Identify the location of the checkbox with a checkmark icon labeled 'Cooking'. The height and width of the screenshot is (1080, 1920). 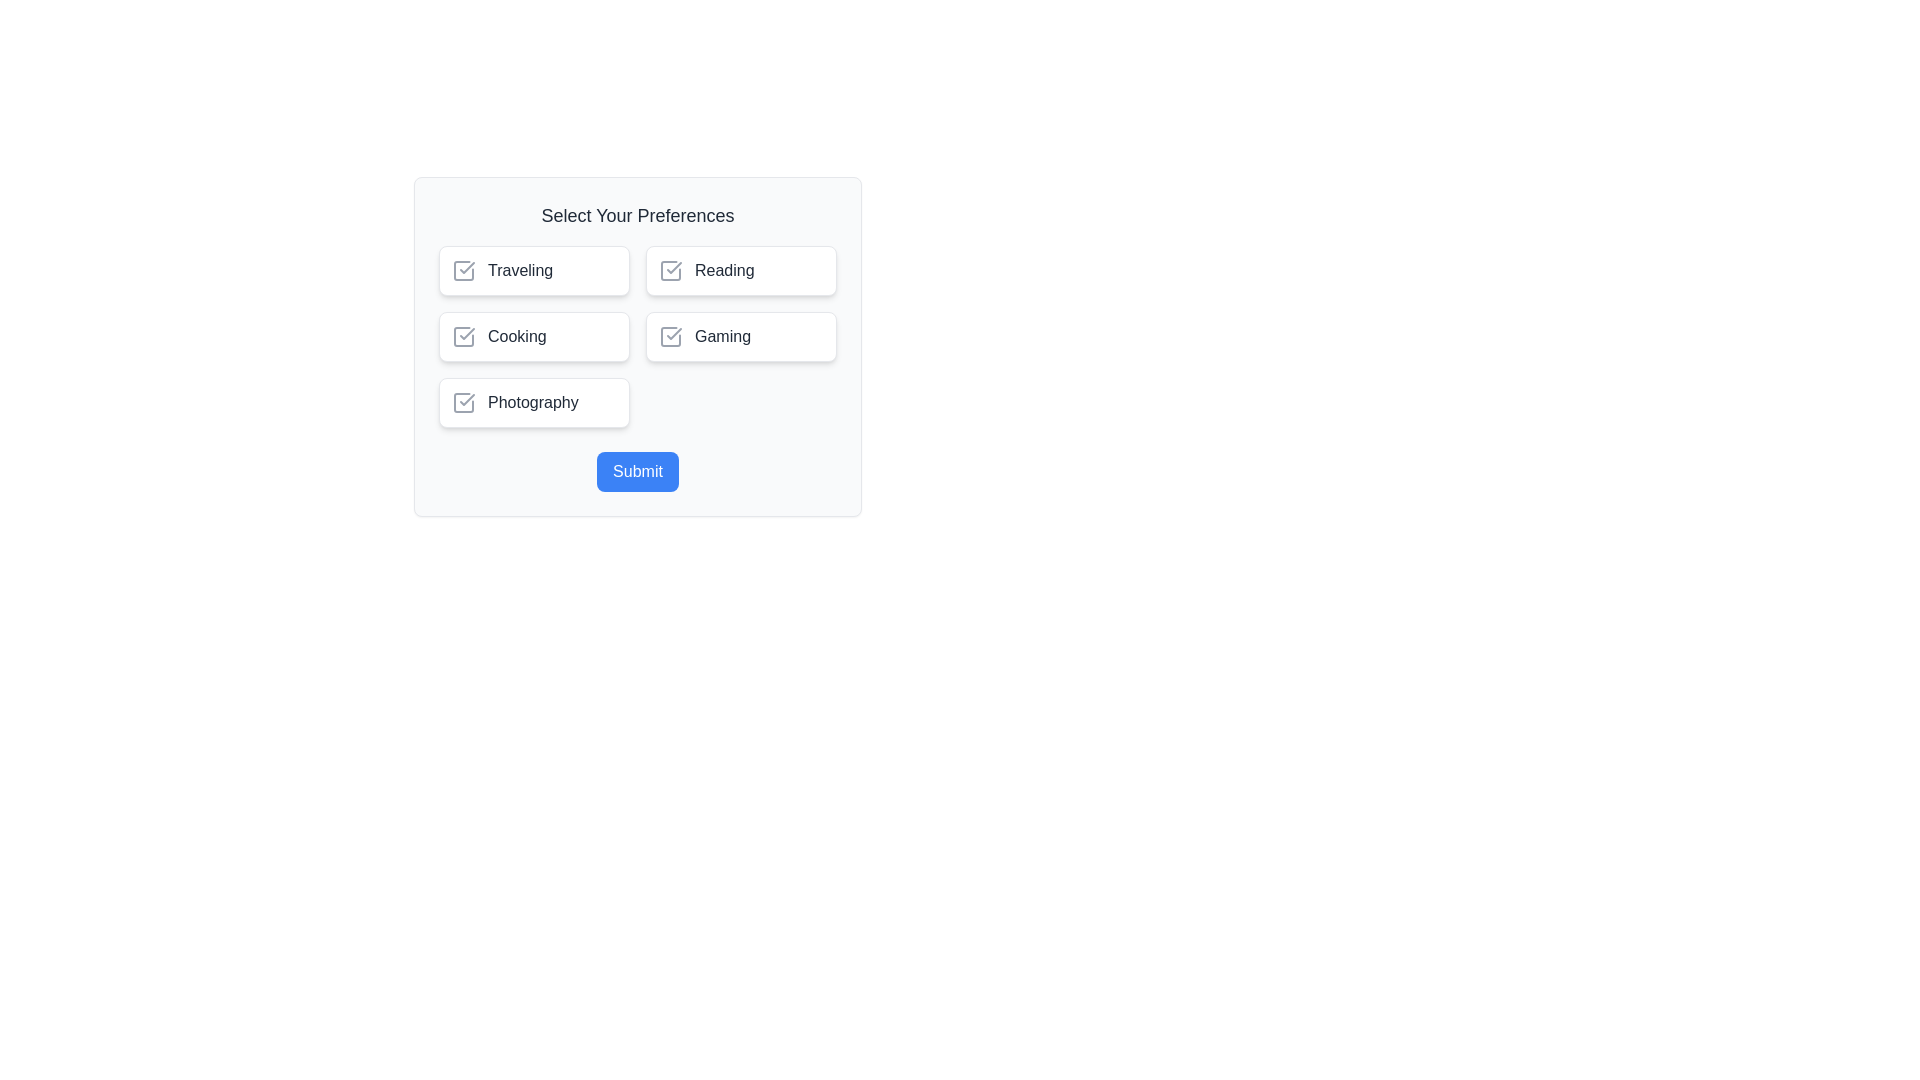
(463, 335).